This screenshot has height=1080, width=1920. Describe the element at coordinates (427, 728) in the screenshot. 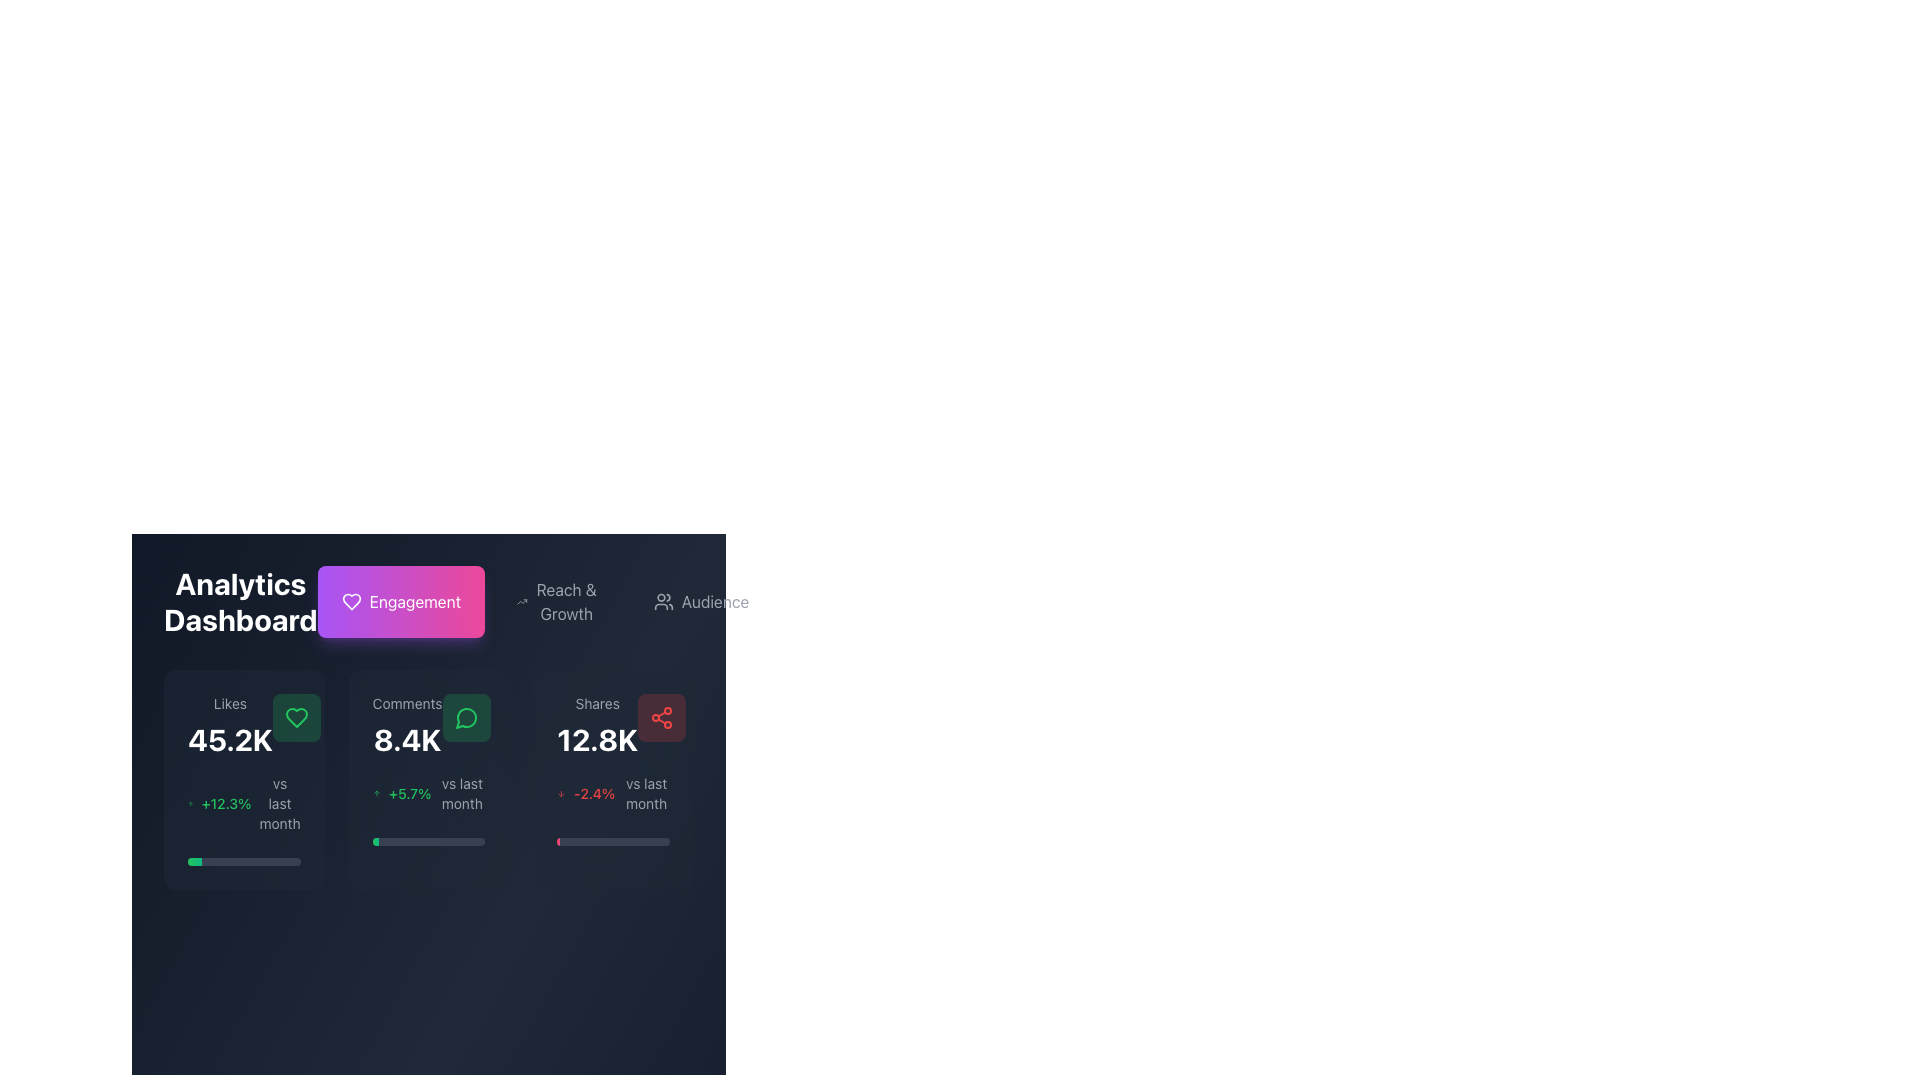

I see `the Data visualization card that displays analytics metrics such as likes, comments, and shares, positioned centrally in the analytics dashboard below the header section` at that location.